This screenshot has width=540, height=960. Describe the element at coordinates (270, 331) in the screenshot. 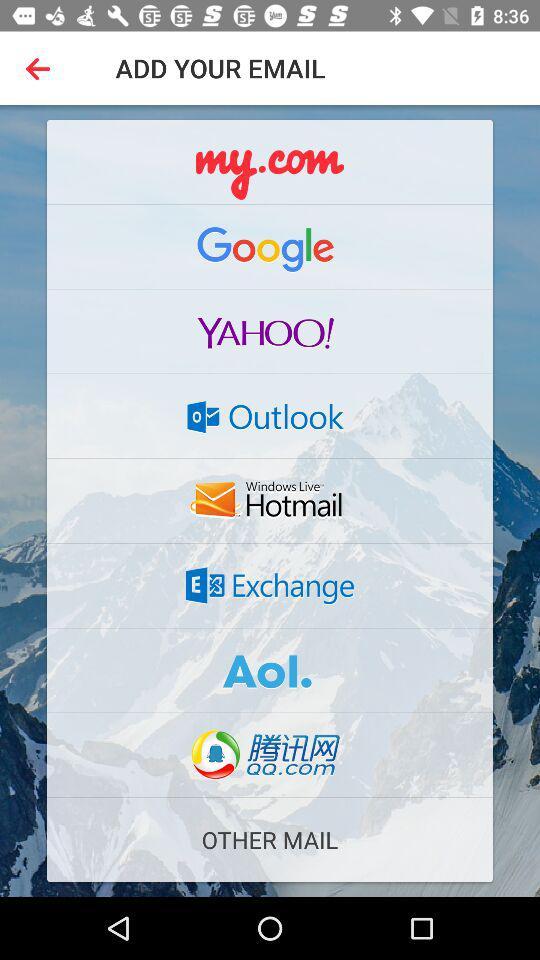

I see `yahoo email select` at that location.